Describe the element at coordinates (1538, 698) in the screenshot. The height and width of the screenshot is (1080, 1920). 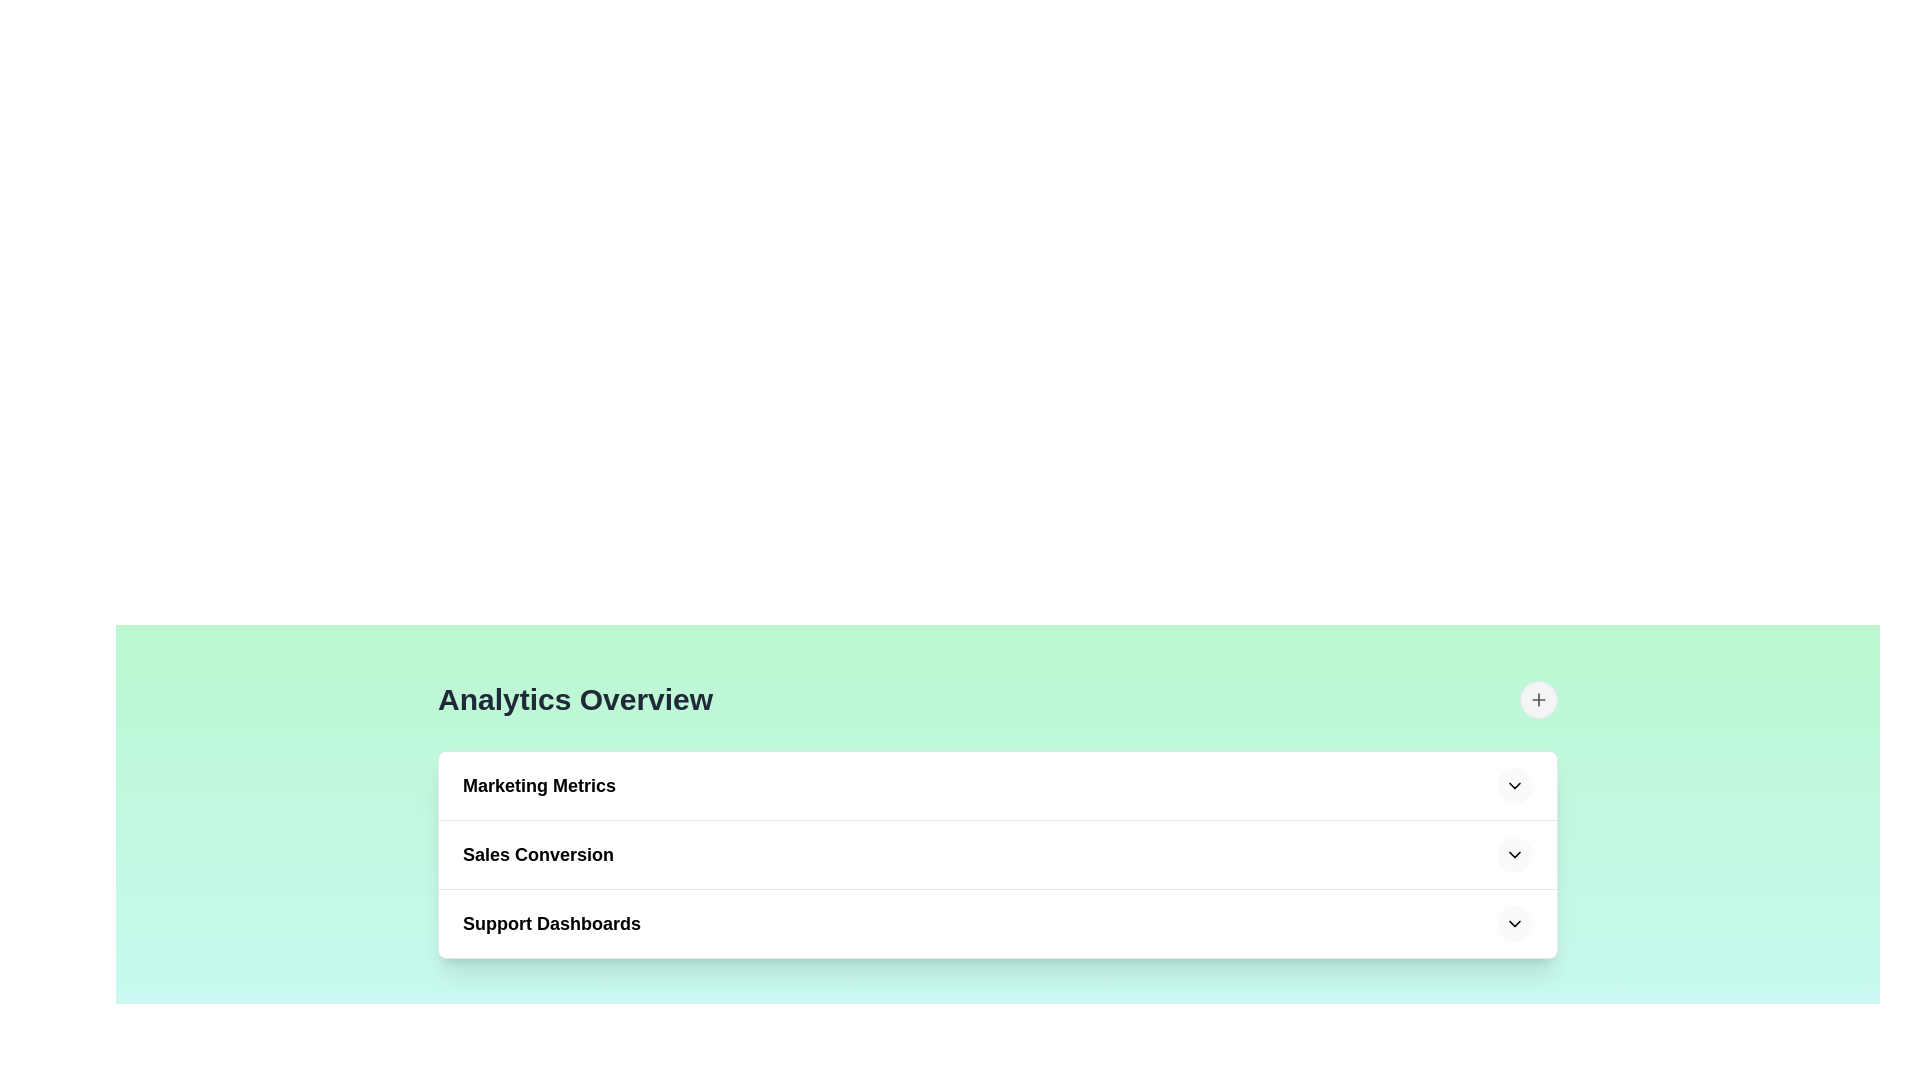
I see `the circular button with a gray background and a plus sign icon located at the top-right corner of the 'Analytics Overview' section` at that location.